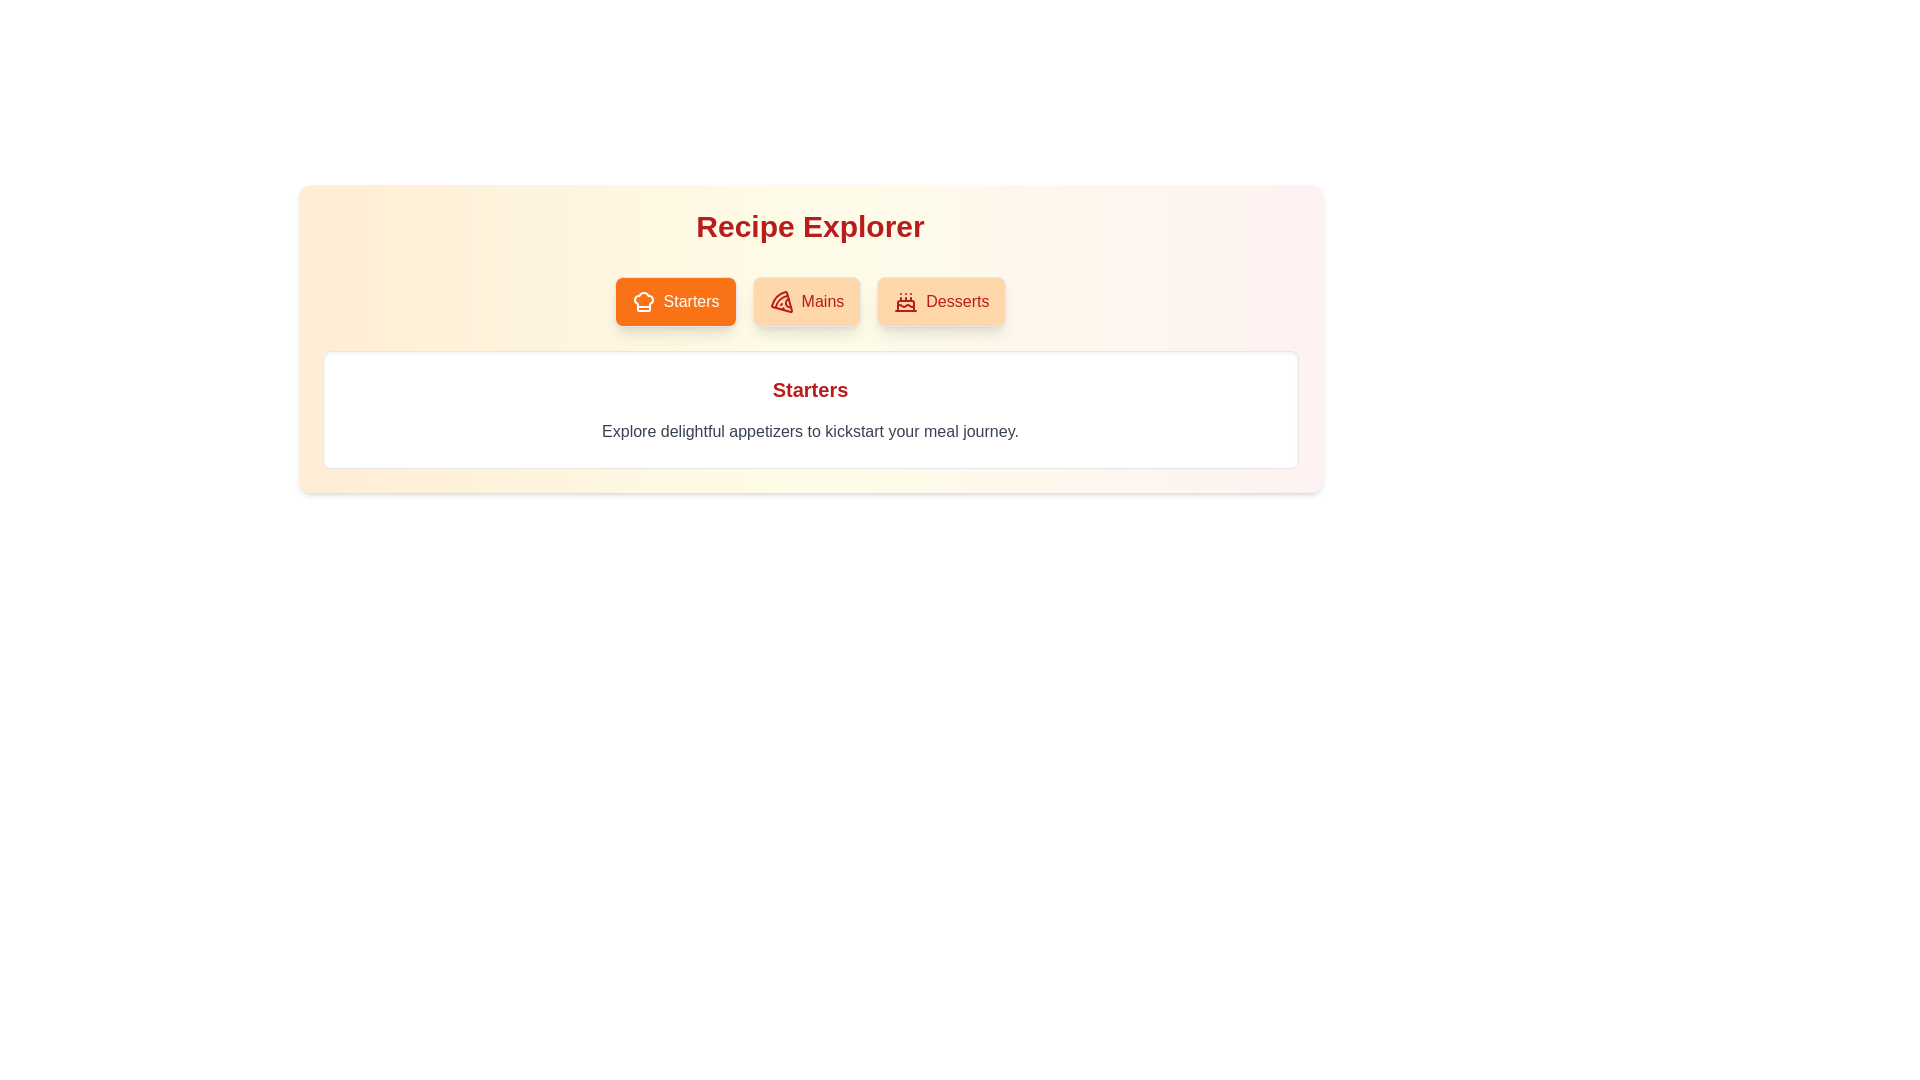  Describe the element at coordinates (675, 301) in the screenshot. I see `the tab labeled Starters to view its content` at that location.